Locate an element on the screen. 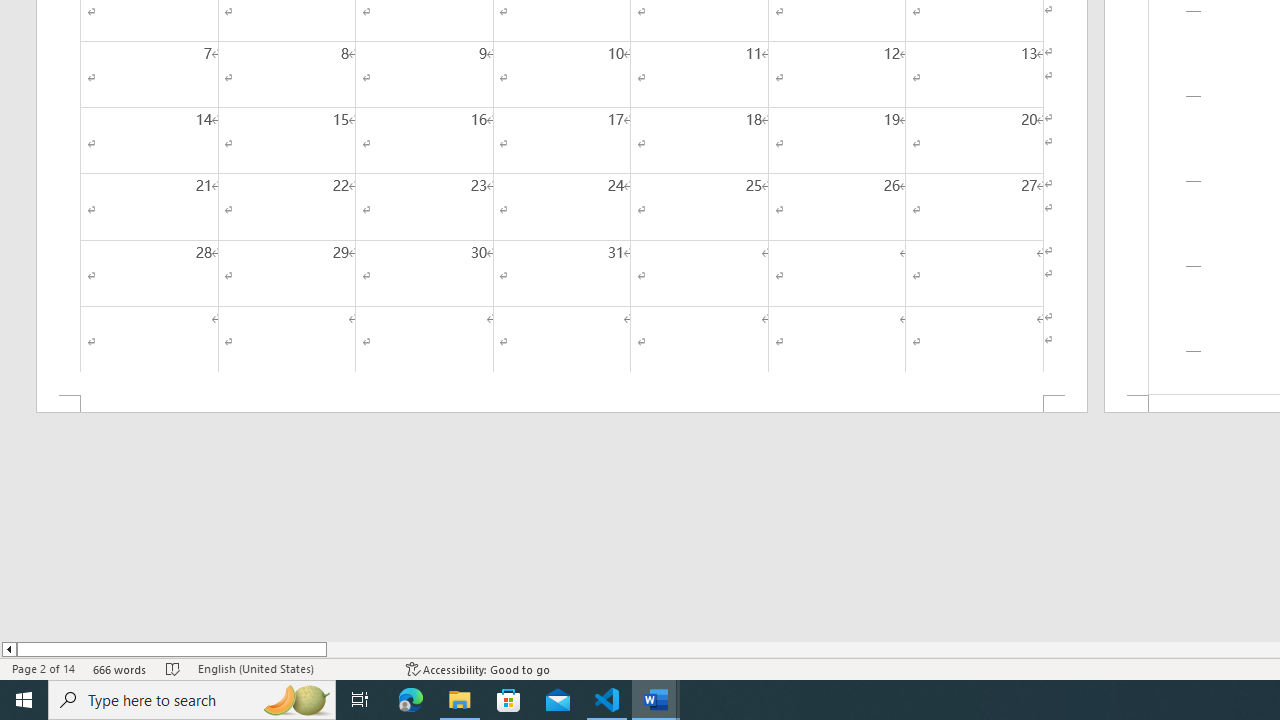 Image resolution: width=1280 pixels, height=720 pixels. 'Accessibility Checker Accessibility: Good to go' is located at coordinates (477, 669).